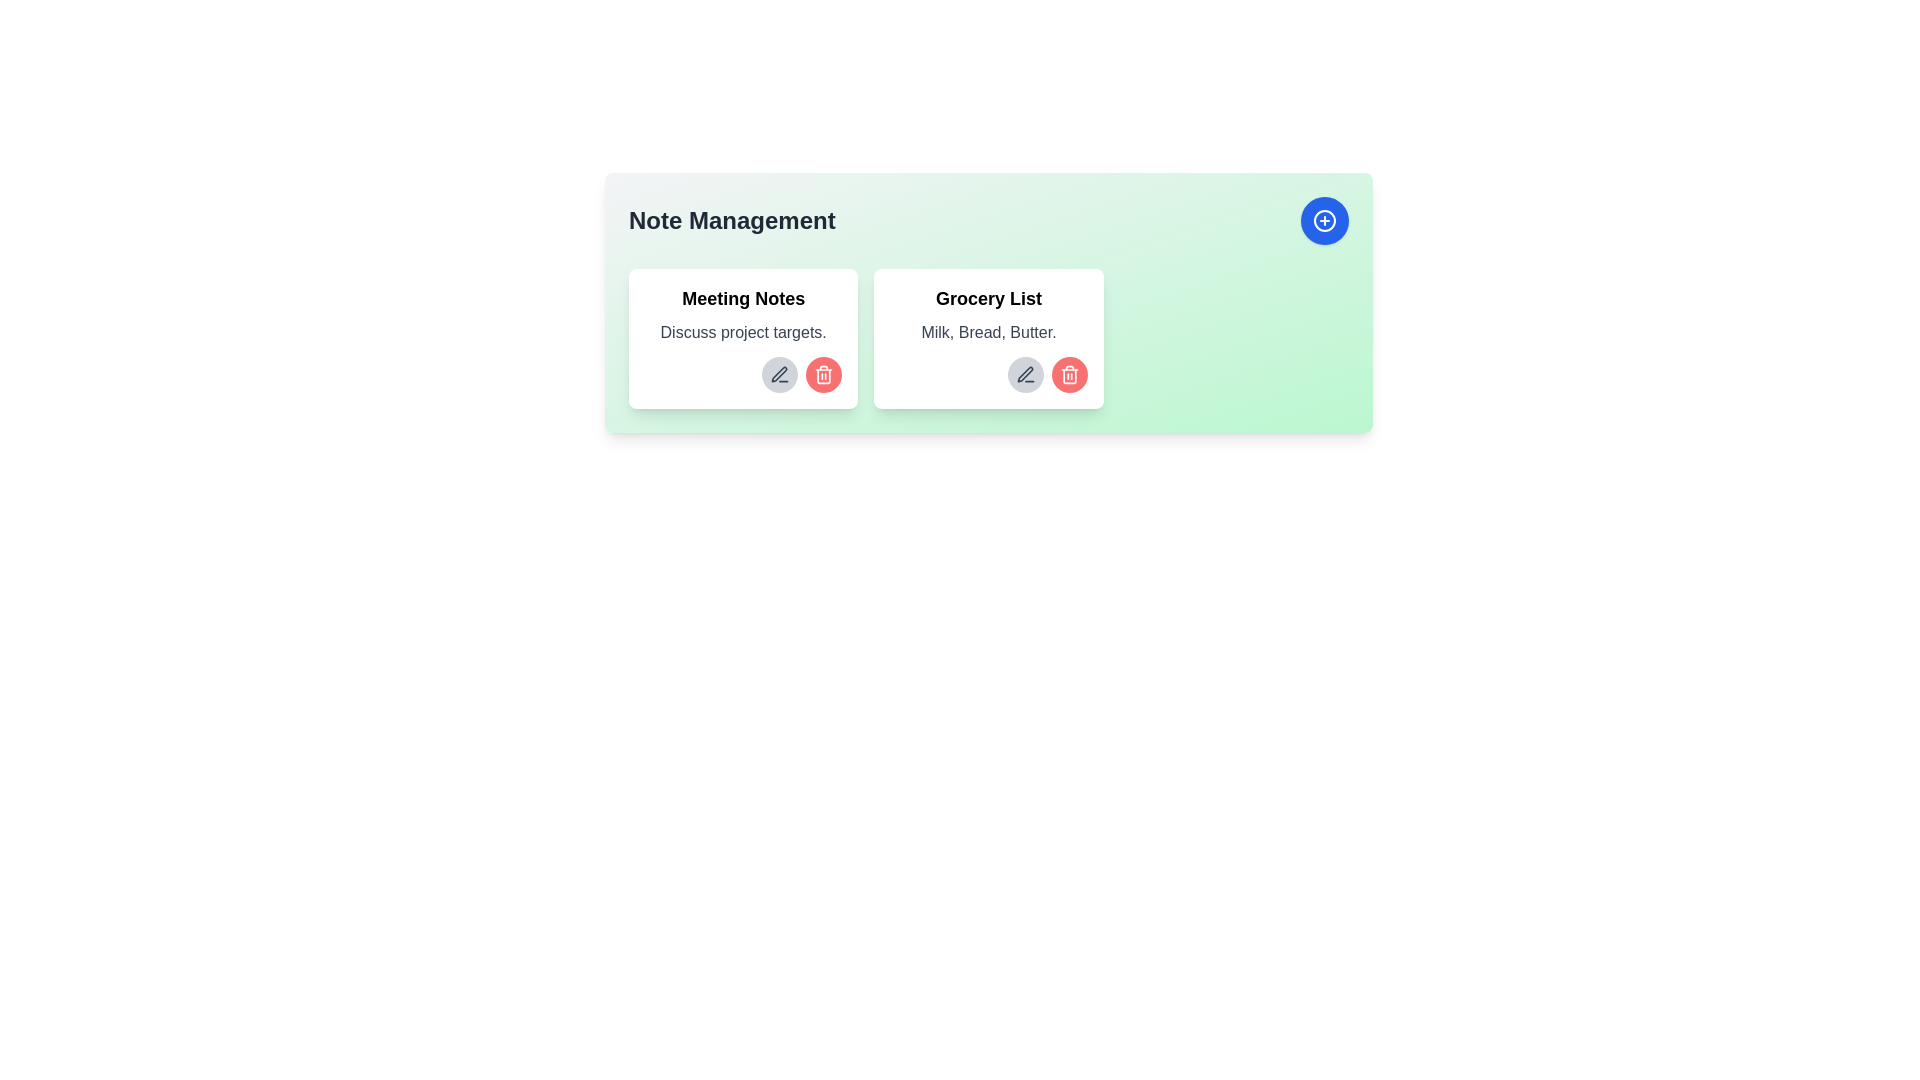  Describe the element at coordinates (824, 374) in the screenshot. I see `the red circular delete button with a white trash can icon located at the bottom-right of the 'Meeting Notes' card under certain conditions` at that location.